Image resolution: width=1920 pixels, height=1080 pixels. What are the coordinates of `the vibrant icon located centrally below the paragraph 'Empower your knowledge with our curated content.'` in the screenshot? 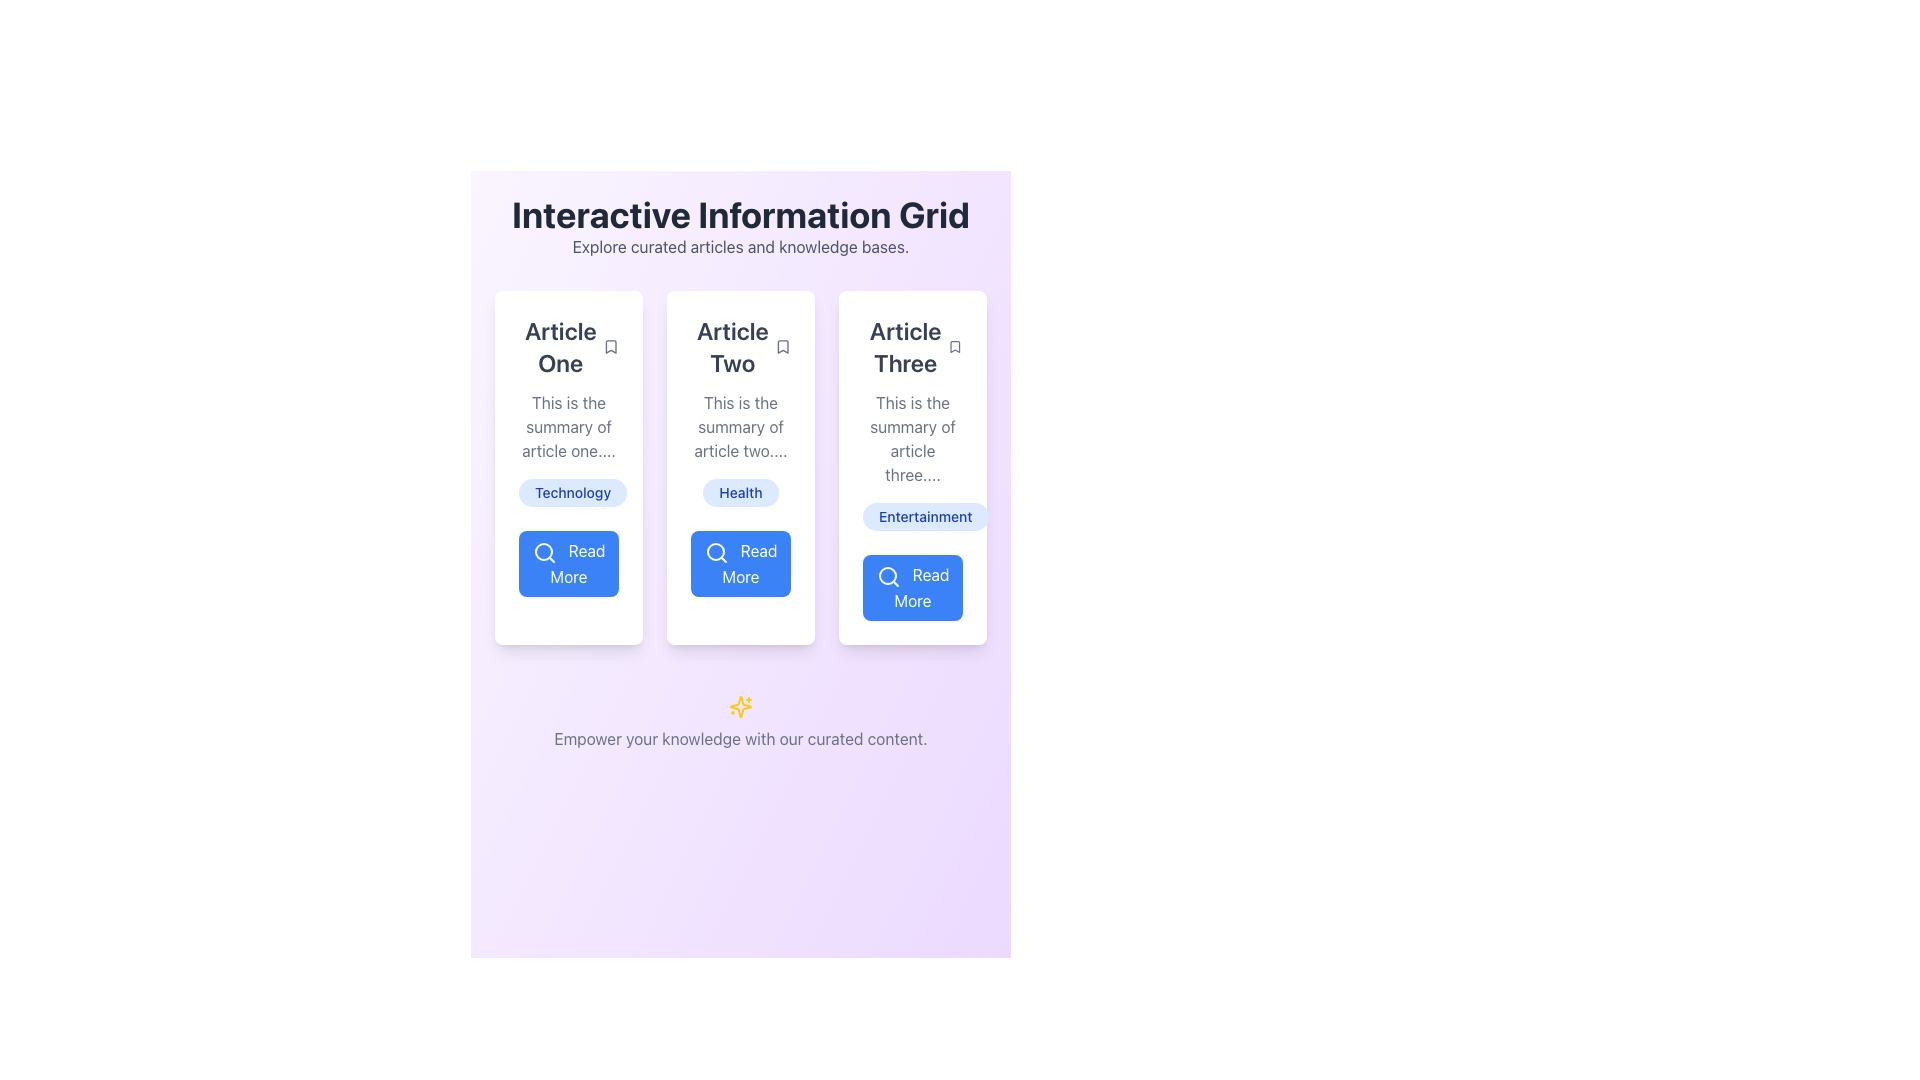 It's located at (739, 704).